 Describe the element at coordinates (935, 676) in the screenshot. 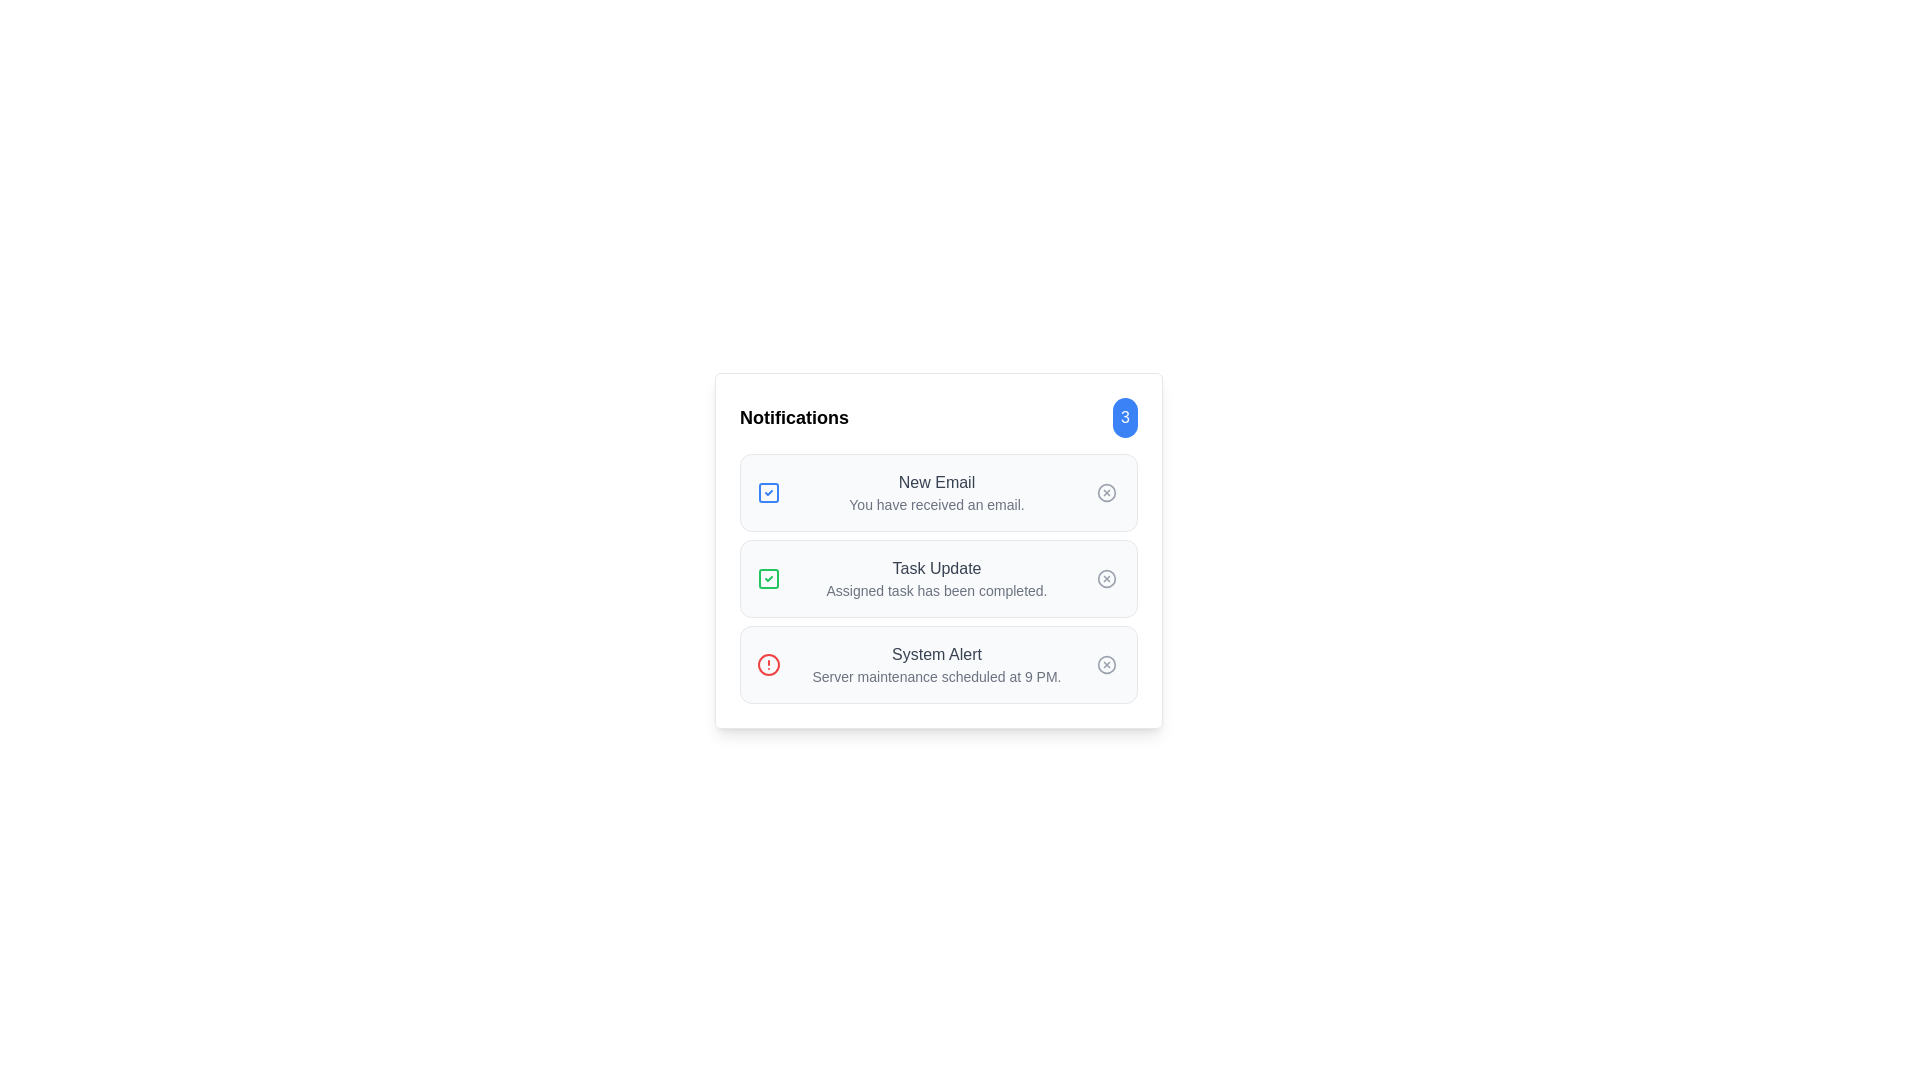

I see `text of the Text Label that provides additional information about the 'System Alert' notification, which is located as the second line under the 'System Alert' heading in the notification panel` at that location.